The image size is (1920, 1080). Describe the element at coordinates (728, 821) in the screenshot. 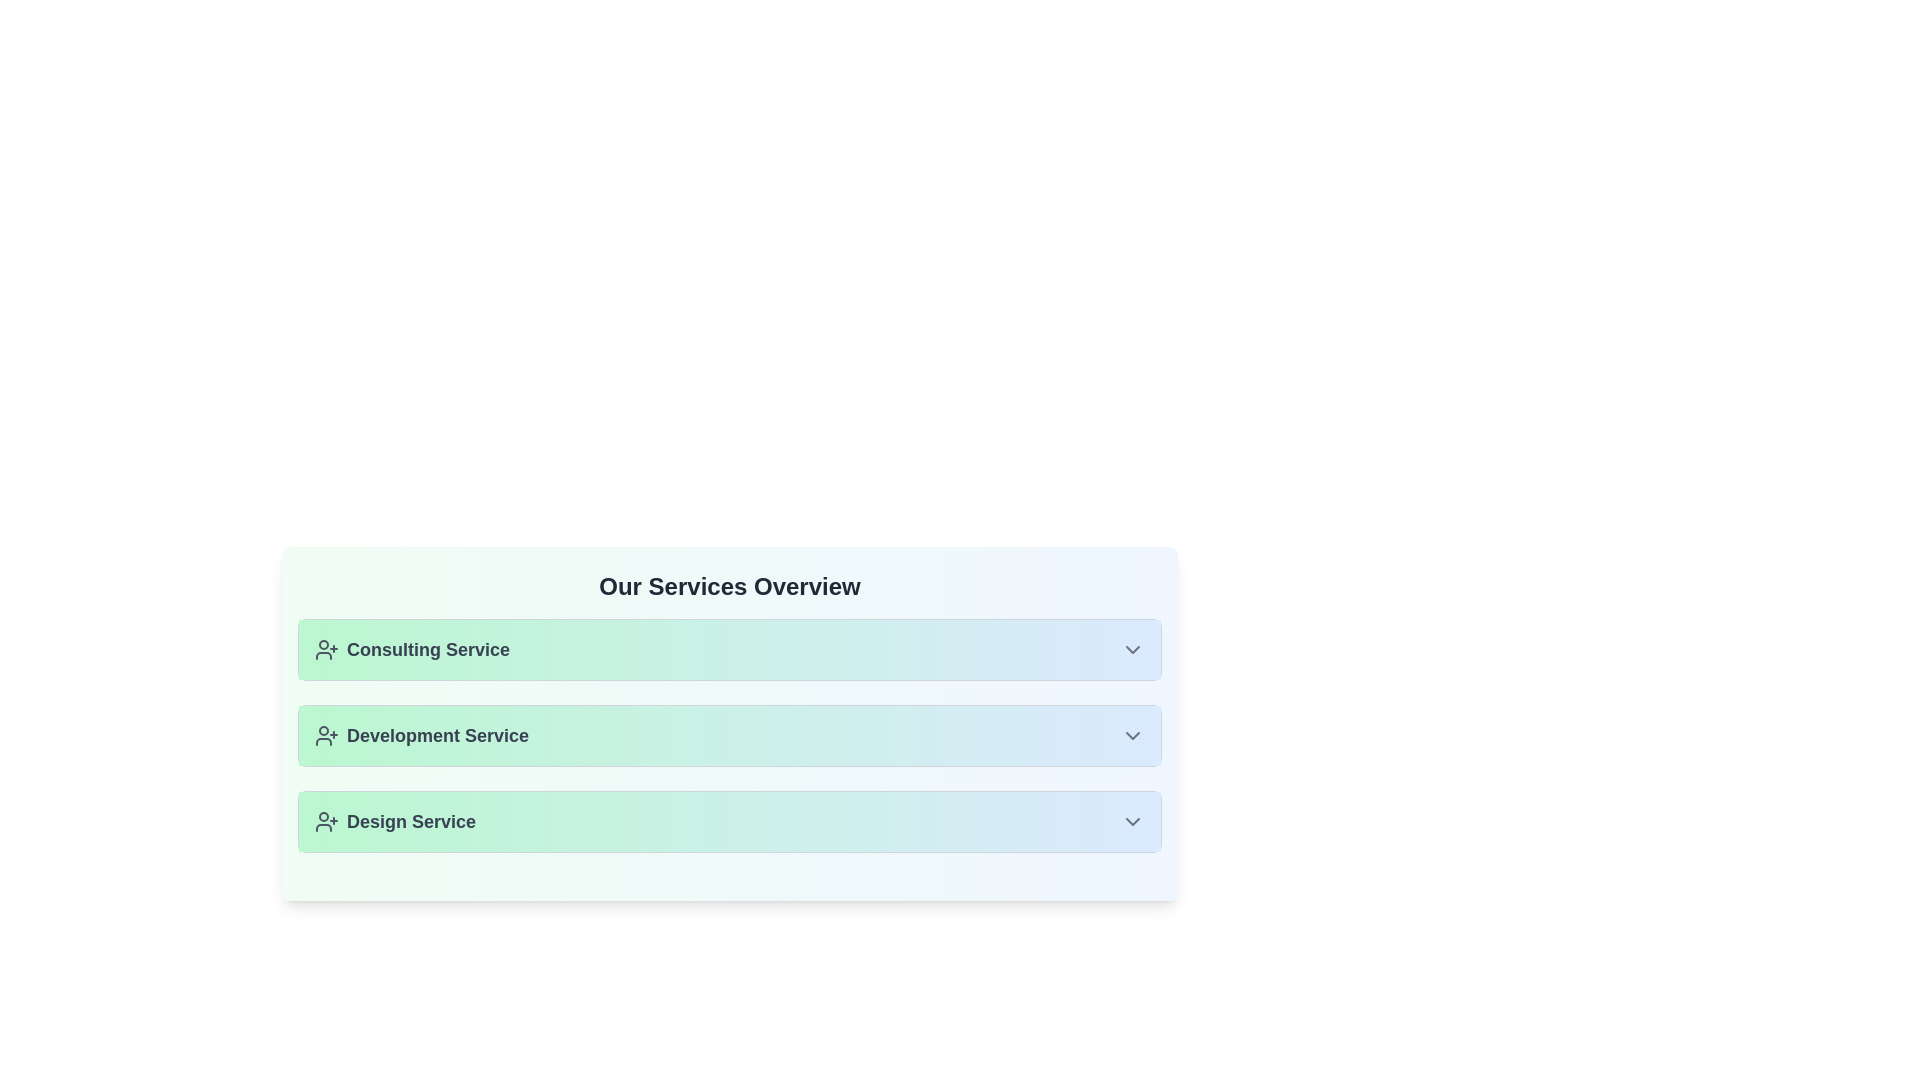

I see `the 'Design Service' expandable menu item to select it for viewing additional options` at that location.